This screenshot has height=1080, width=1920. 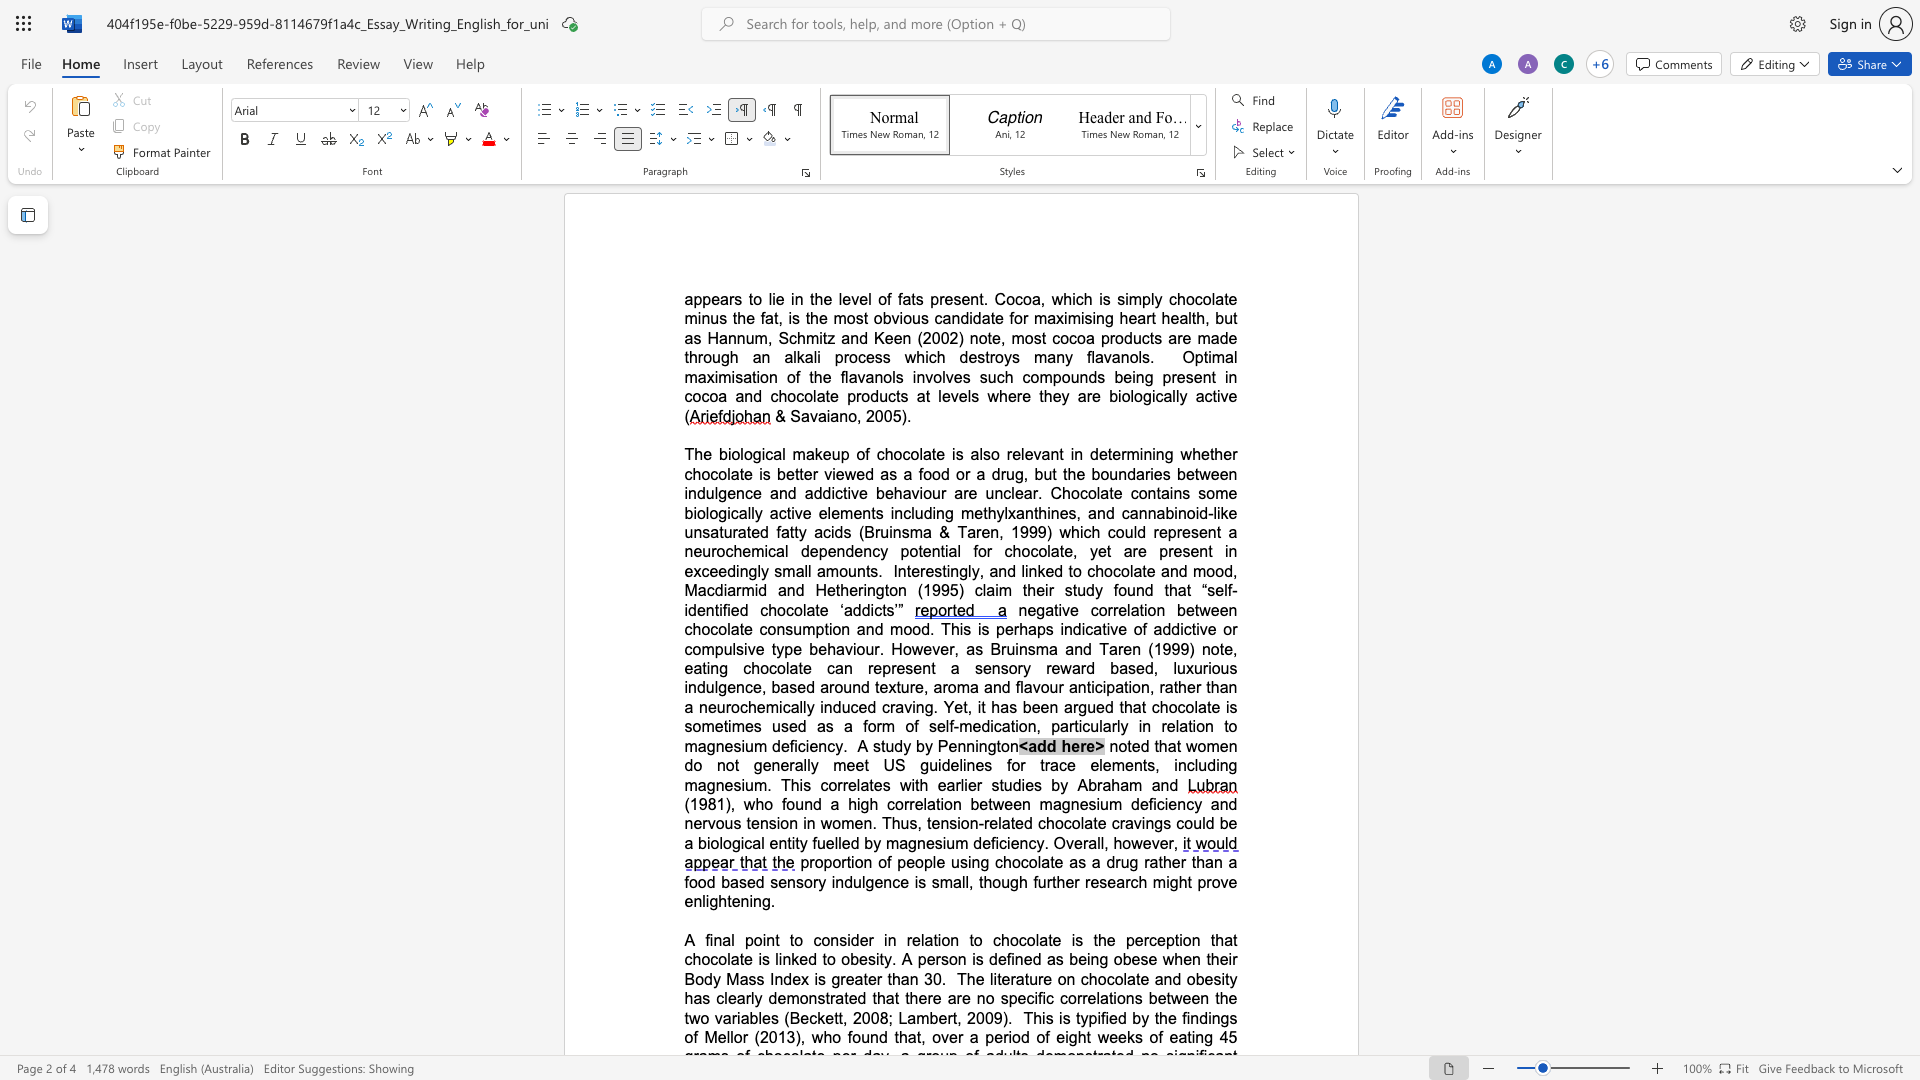 What do you see at coordinates (1193, 609) in the screenshot?
I see `the space between the continuous character "e" and "t" in the text` at bounding box center [1193, 609].